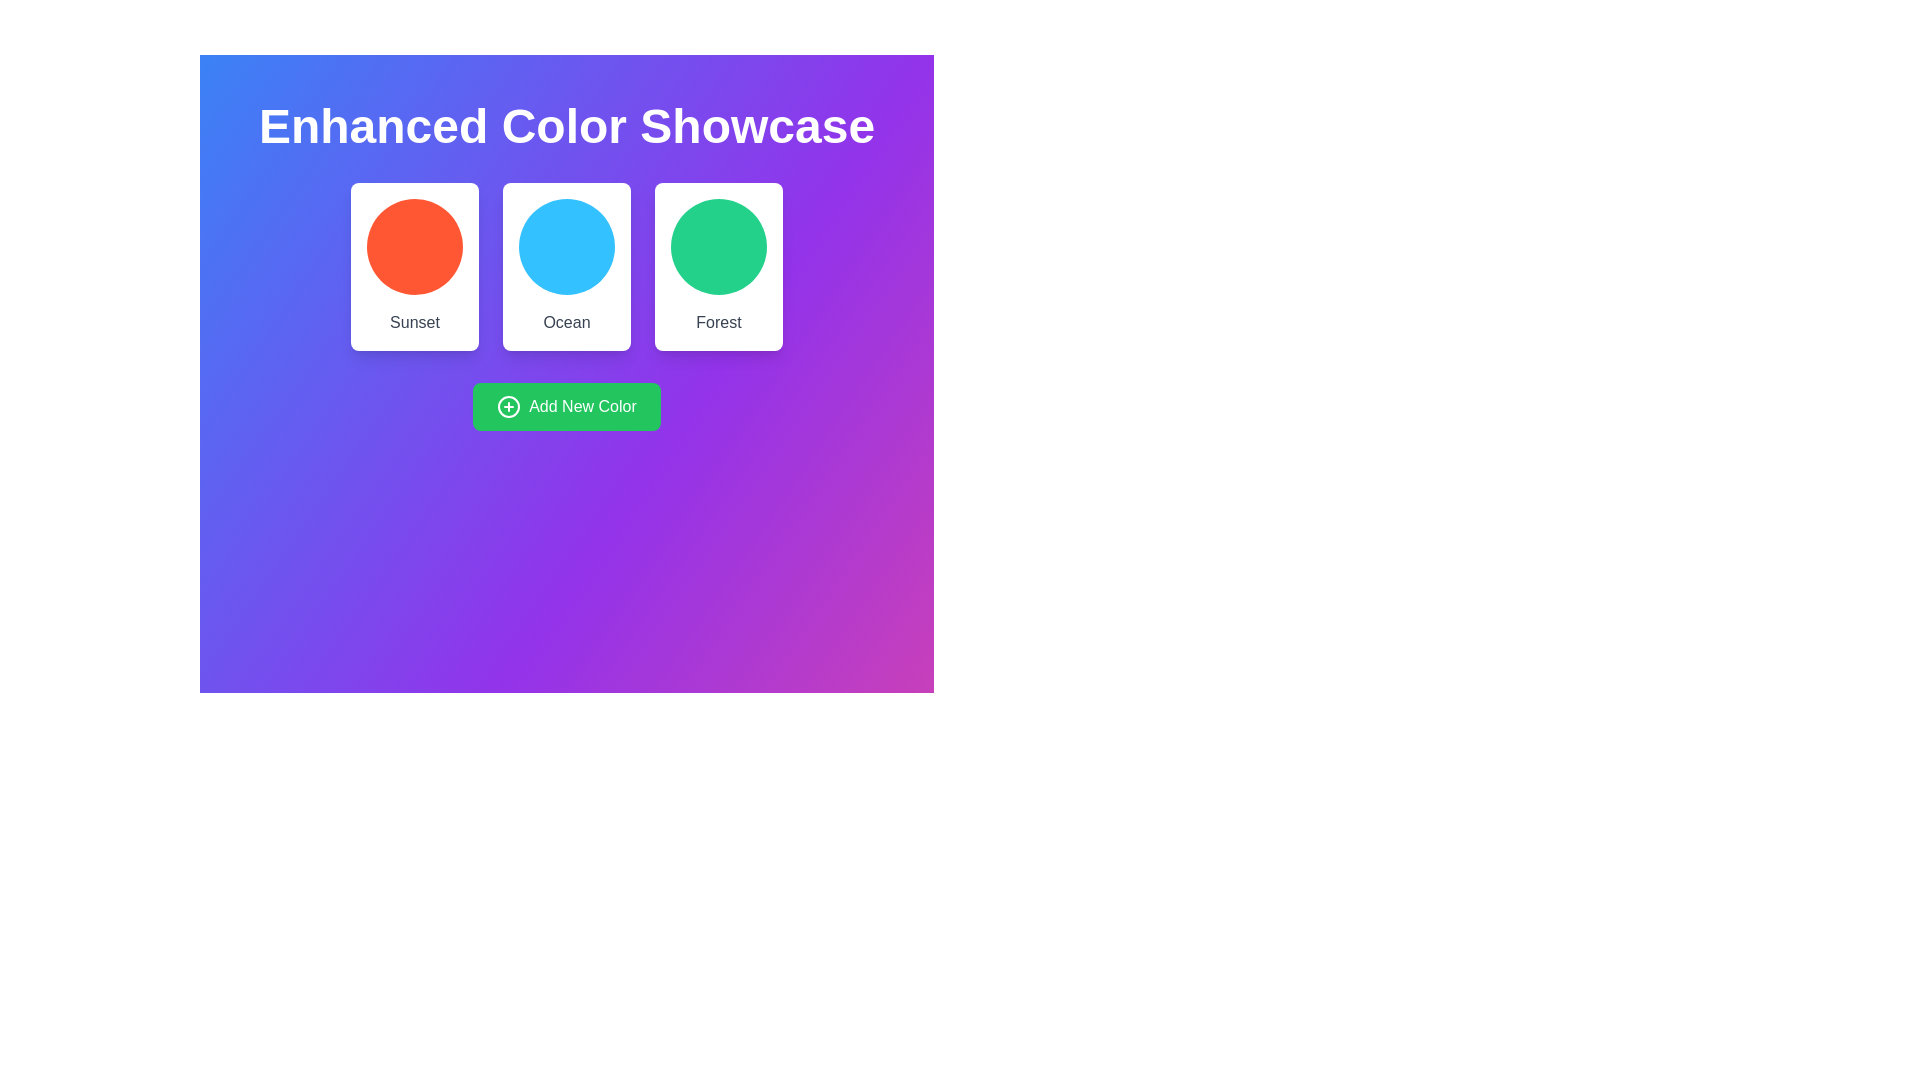 The image size is (1920, 1080). I want to click on the vibrant orange circular Decorative color indicator located in the upper-left part of the interface, centered within the card labeled 'Sunset', so click(413, 245).